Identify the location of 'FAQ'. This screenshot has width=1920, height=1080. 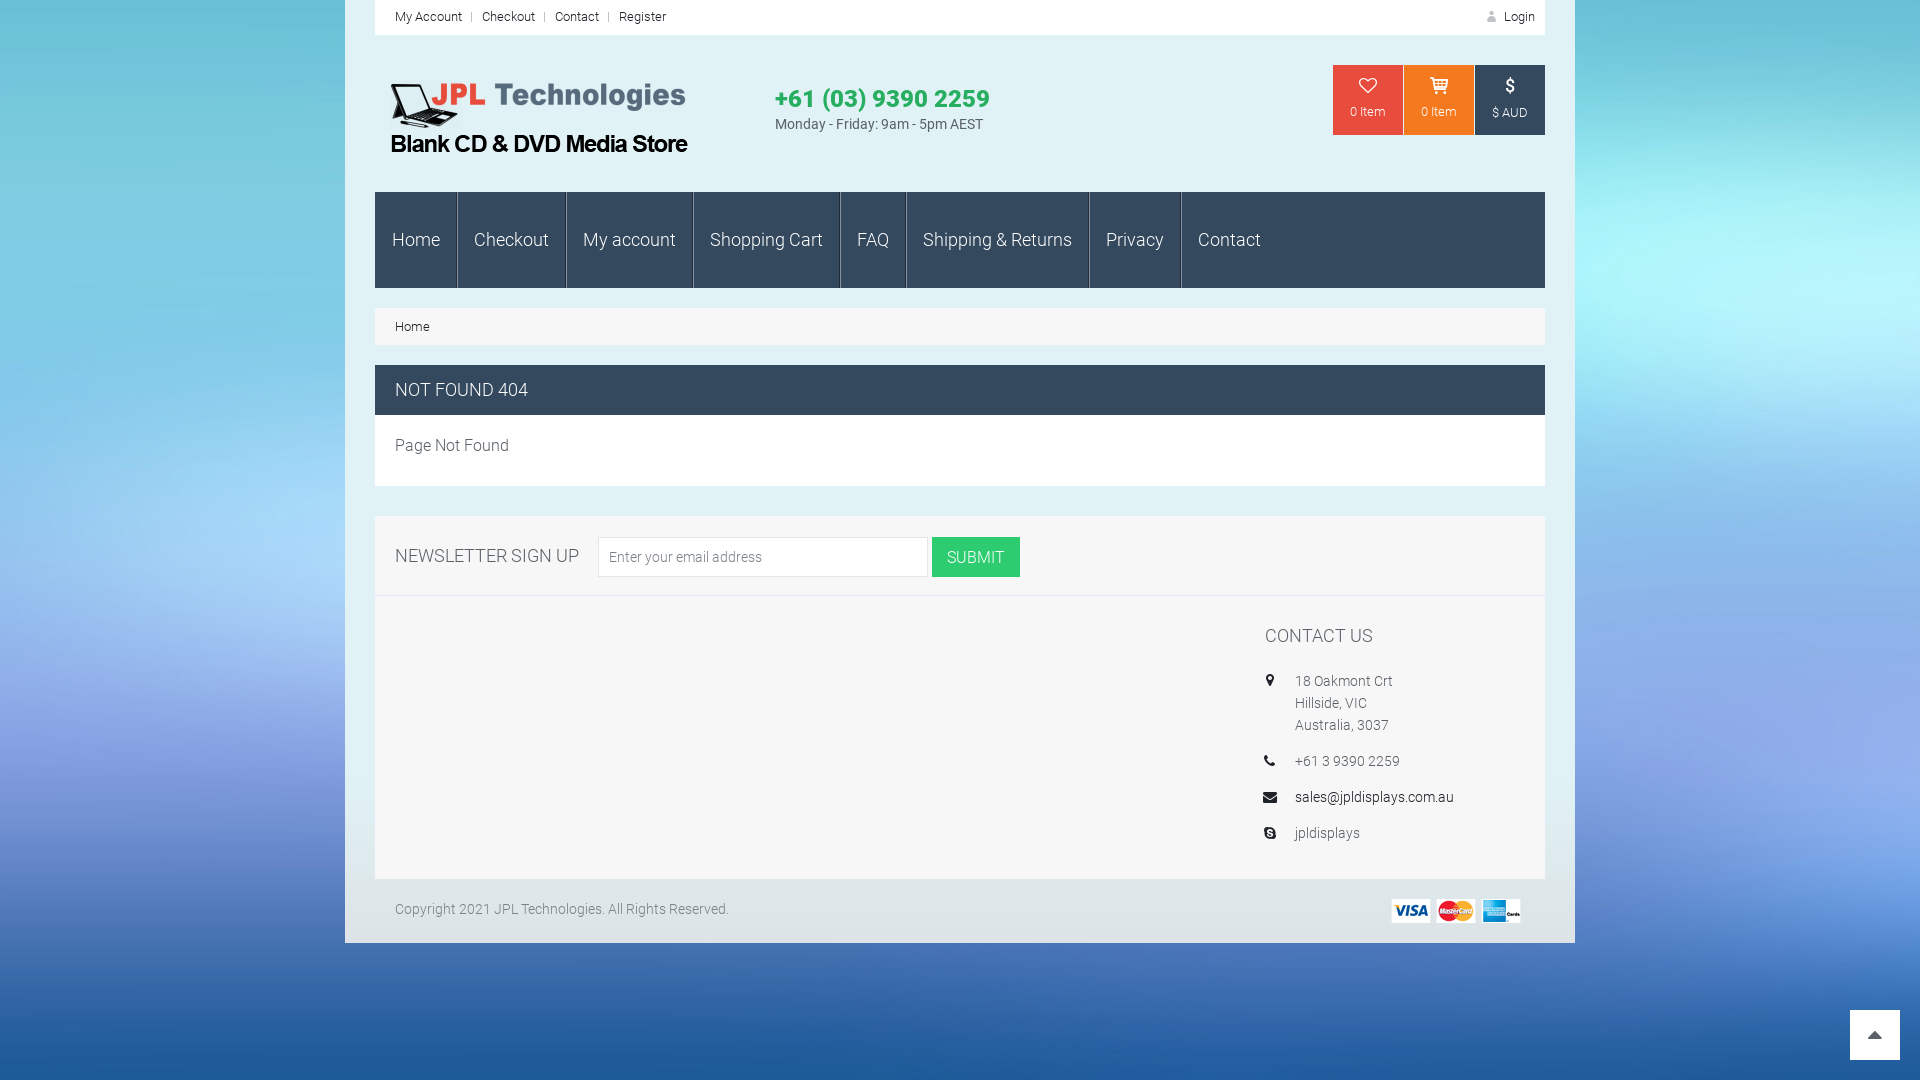
(873, 238).